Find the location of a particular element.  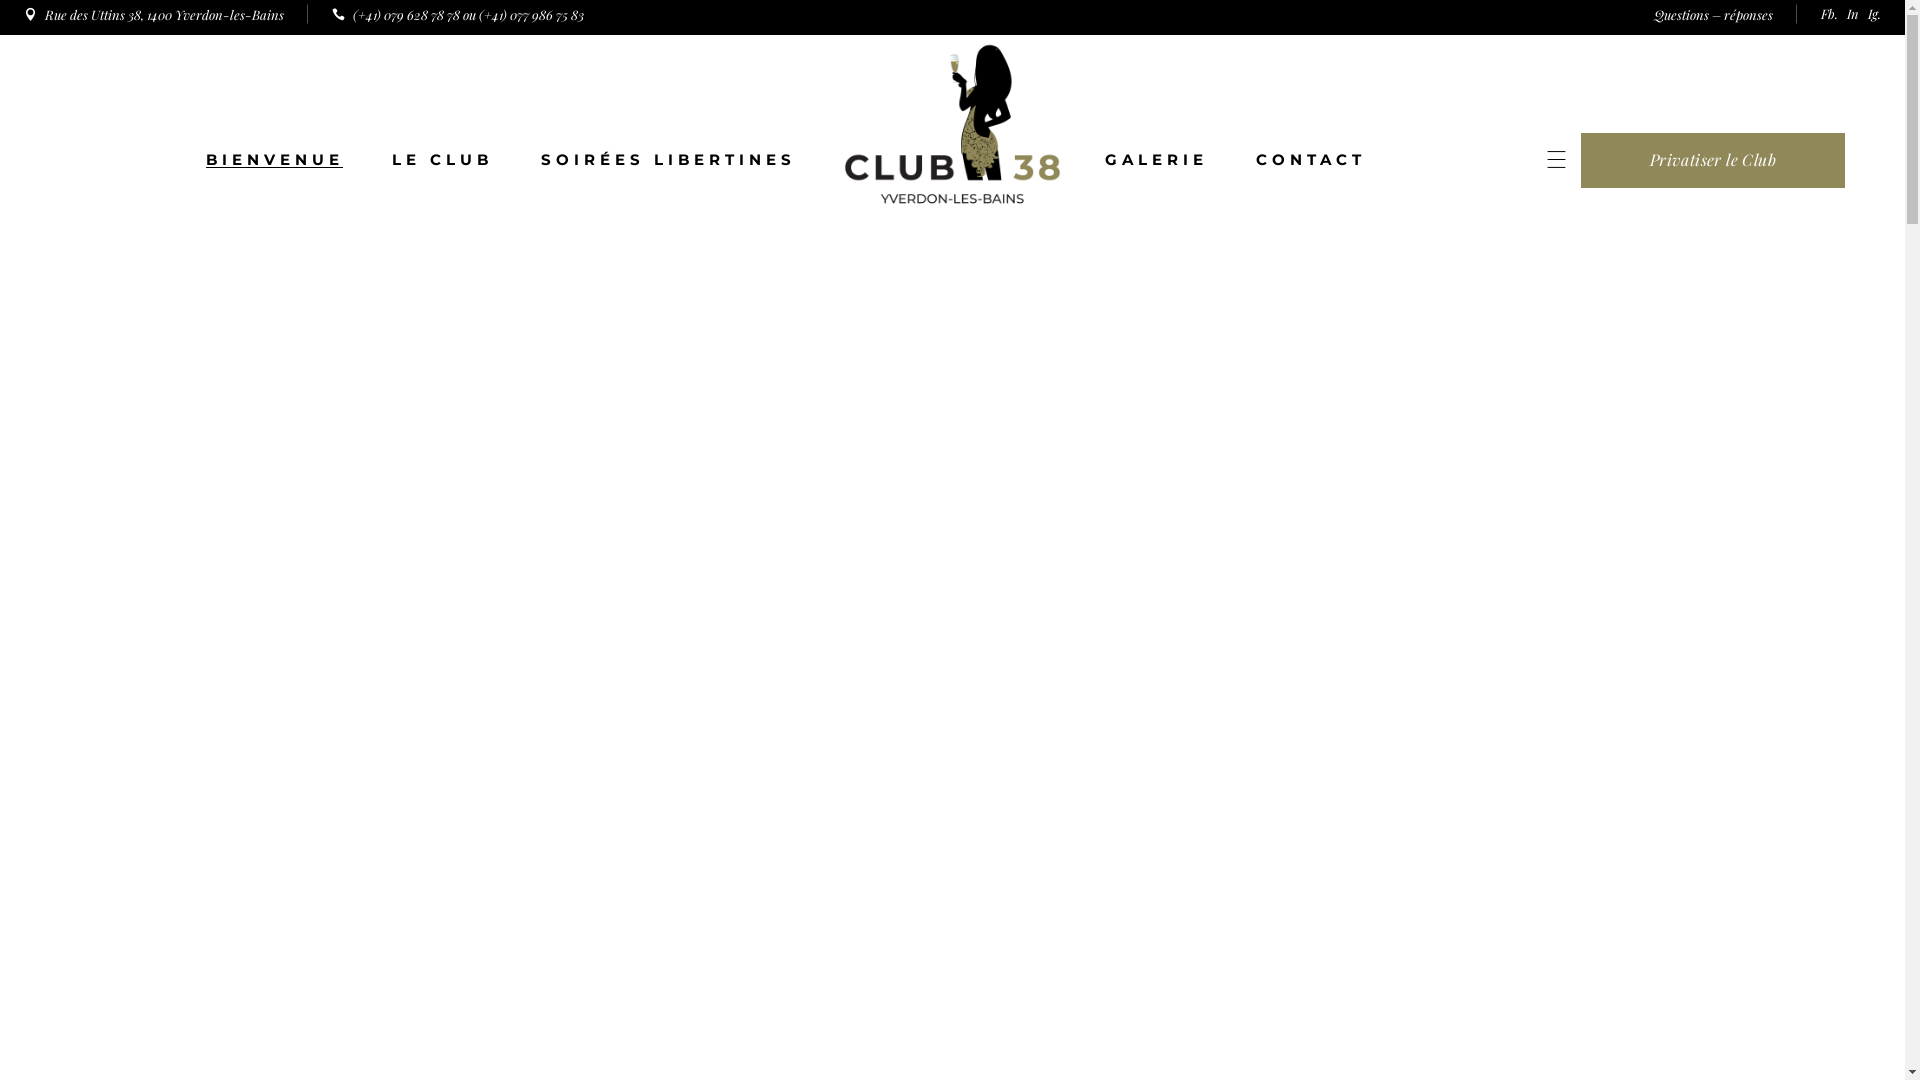

'CONTACT' is located at coordinates (1255, 158).